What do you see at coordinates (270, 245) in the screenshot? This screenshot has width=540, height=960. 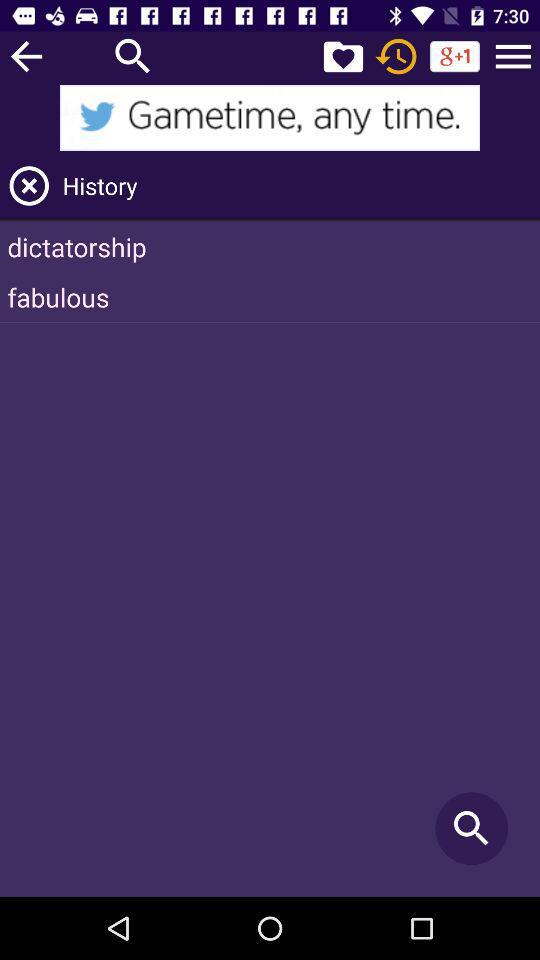 I see `the app above fabulous icon` at bounding box center [270, 245].